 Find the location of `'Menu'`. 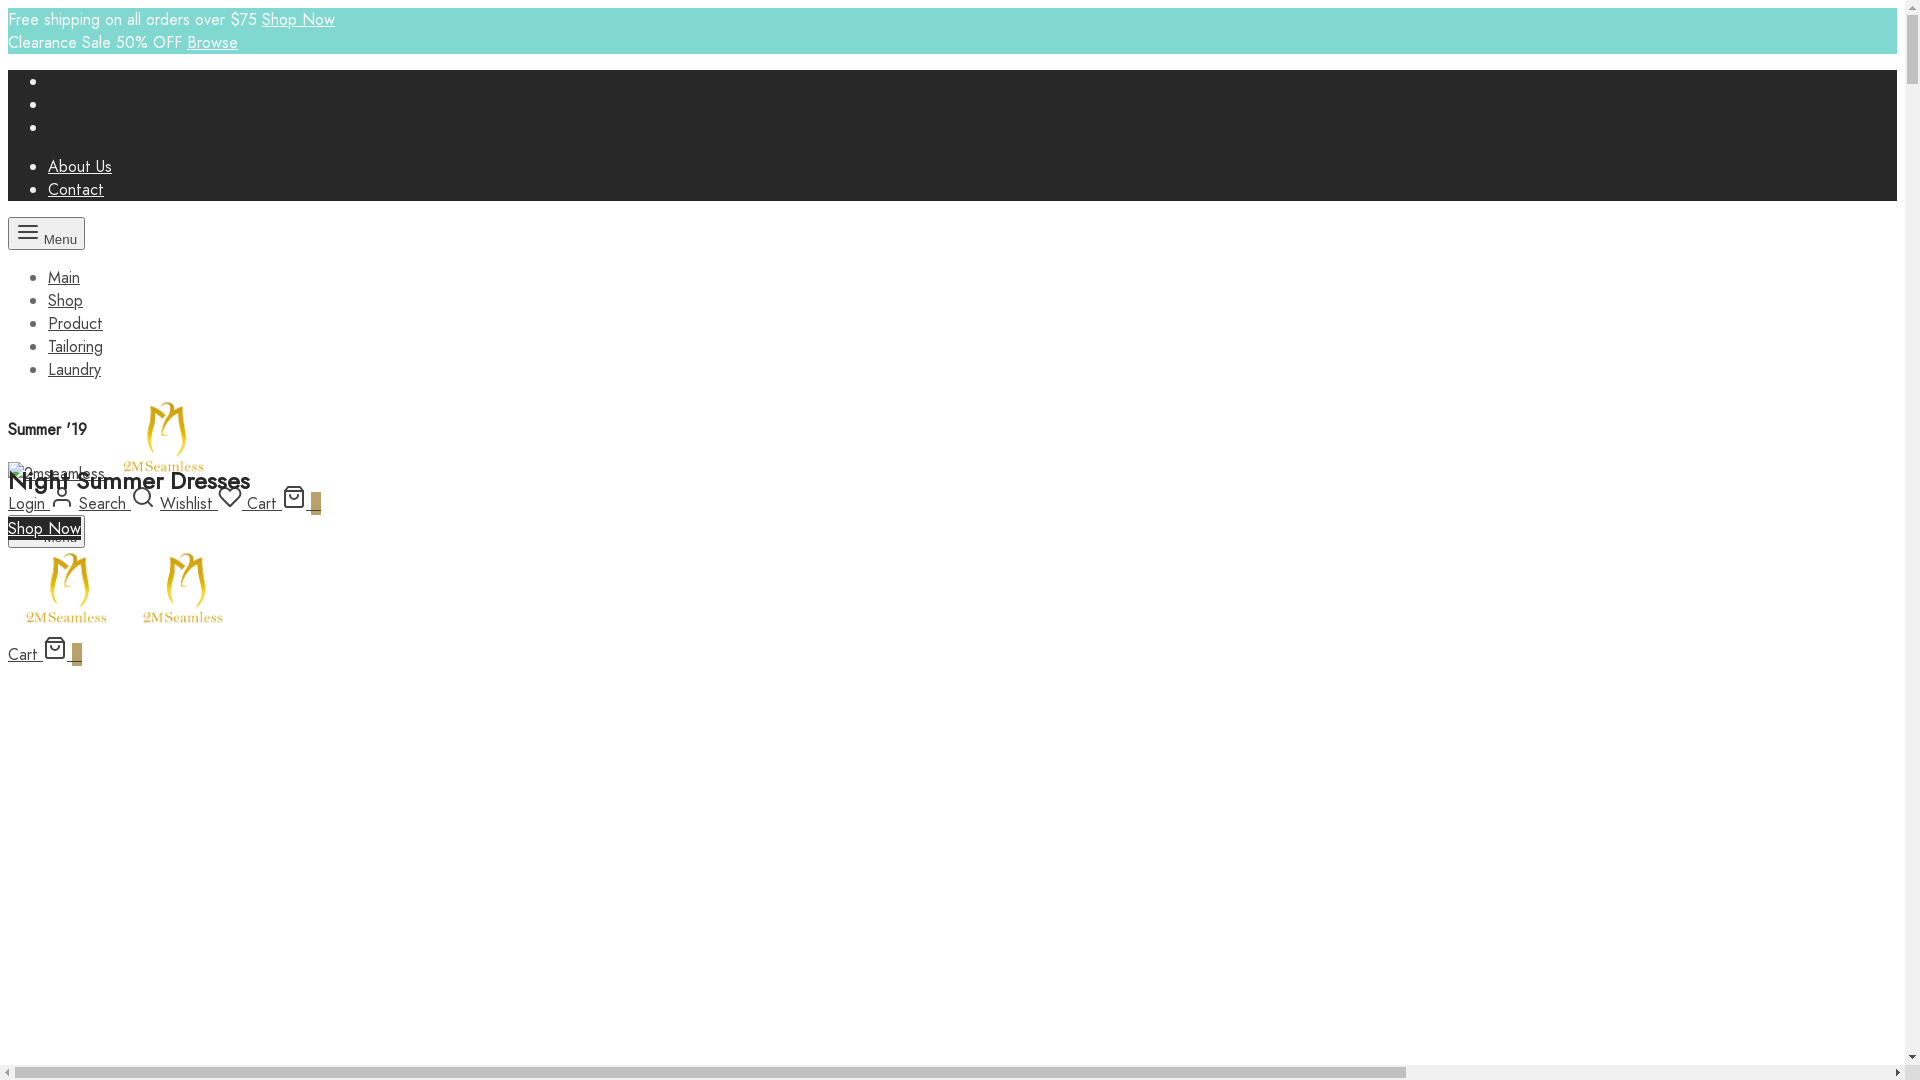

'Menu' is located at coordinates (46, 530).